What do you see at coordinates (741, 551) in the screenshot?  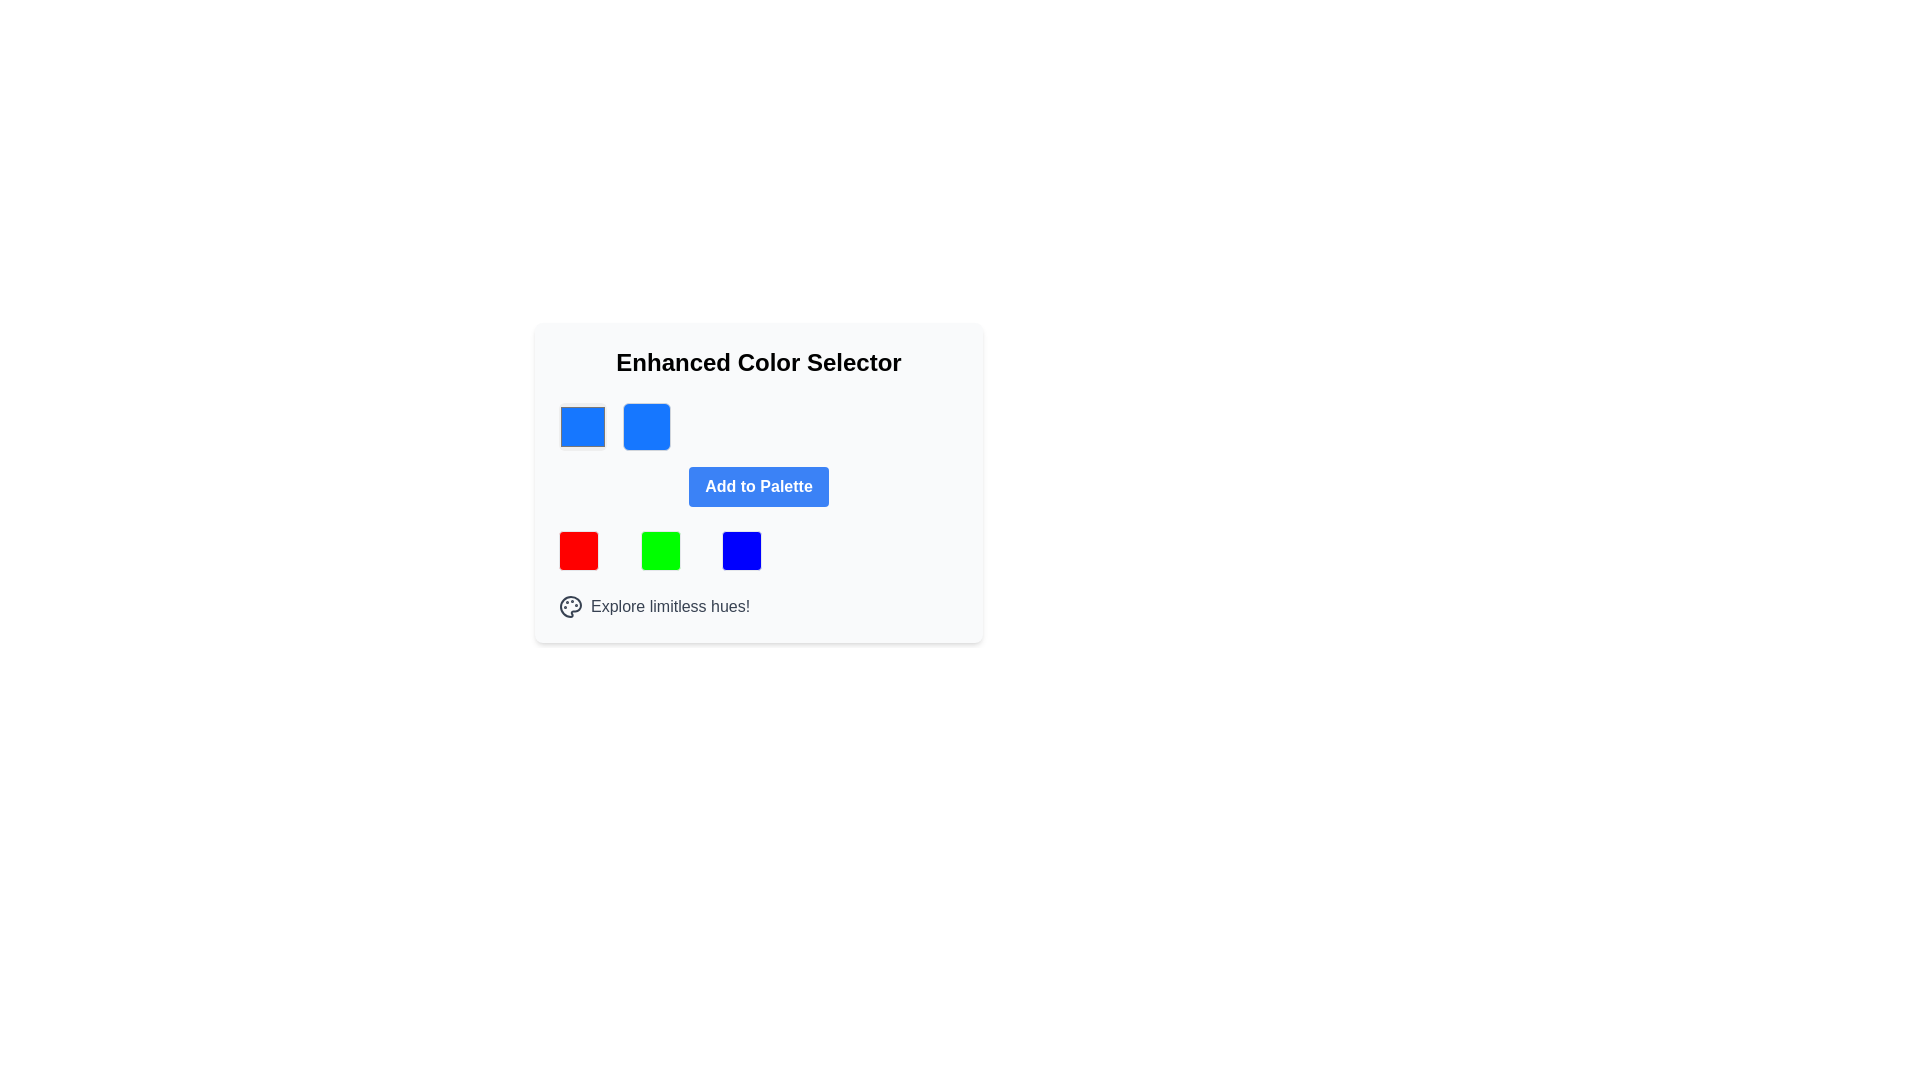 I see `the third color swatch in the bottom row of the color selector grid located under the 'Enhanced Color Selector' section` at bounding box center [741, 551].